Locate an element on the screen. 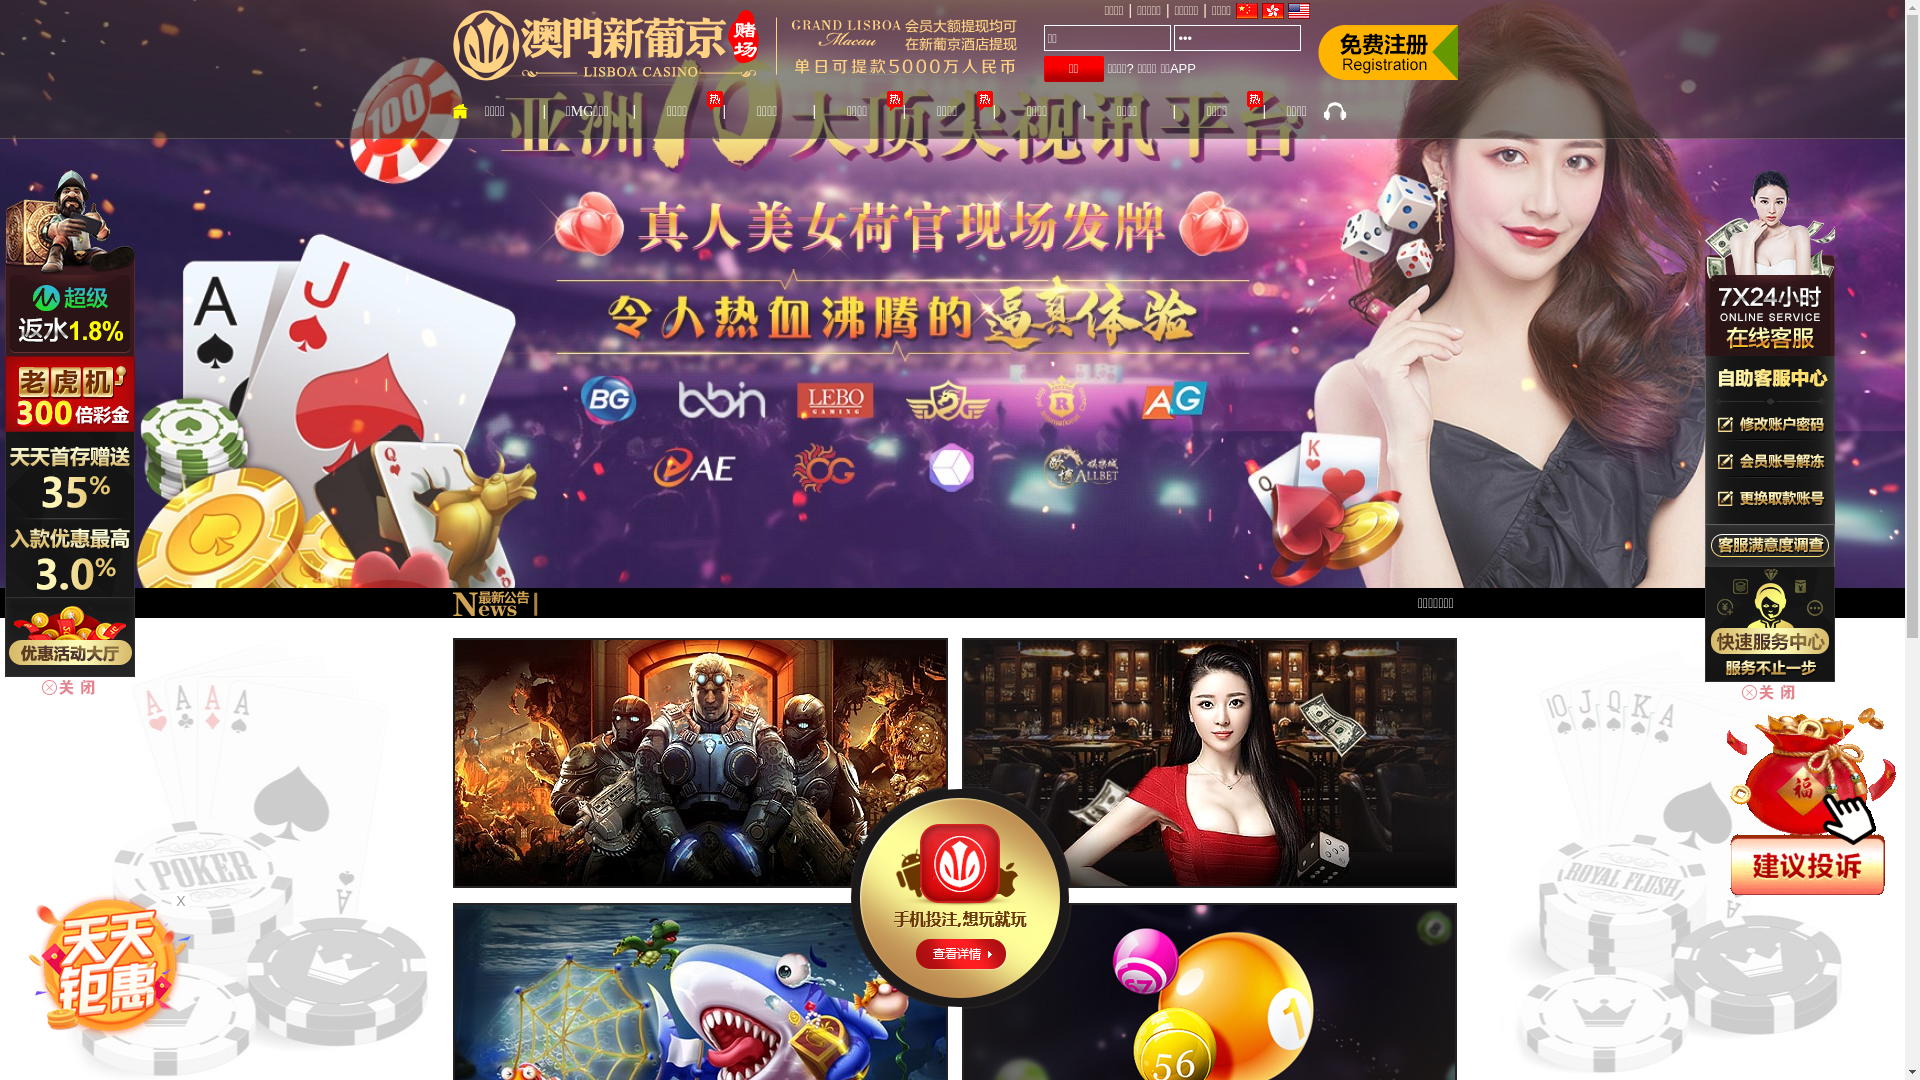 The image size is (1920, 1080). 'English' is located at coordinates (1287, 11).